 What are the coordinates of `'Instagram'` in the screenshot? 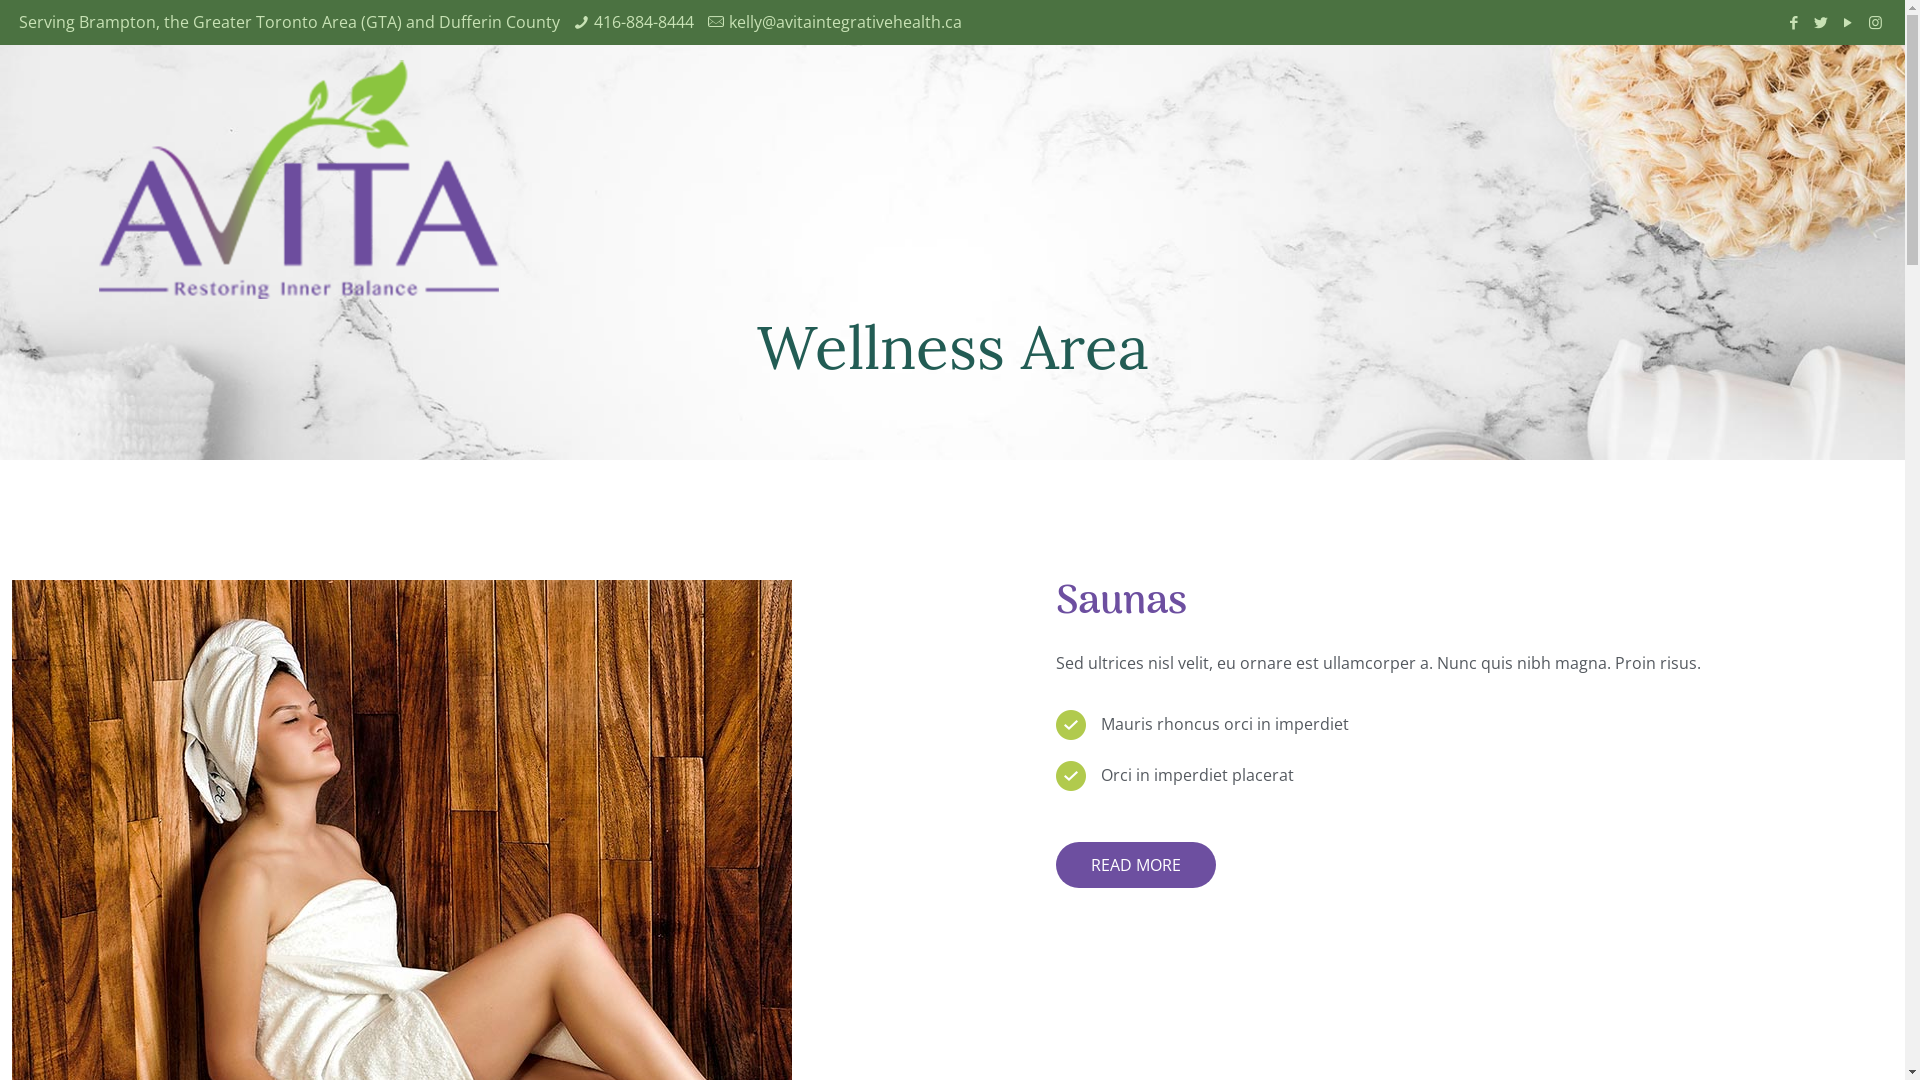 It's located at (1874, 22).